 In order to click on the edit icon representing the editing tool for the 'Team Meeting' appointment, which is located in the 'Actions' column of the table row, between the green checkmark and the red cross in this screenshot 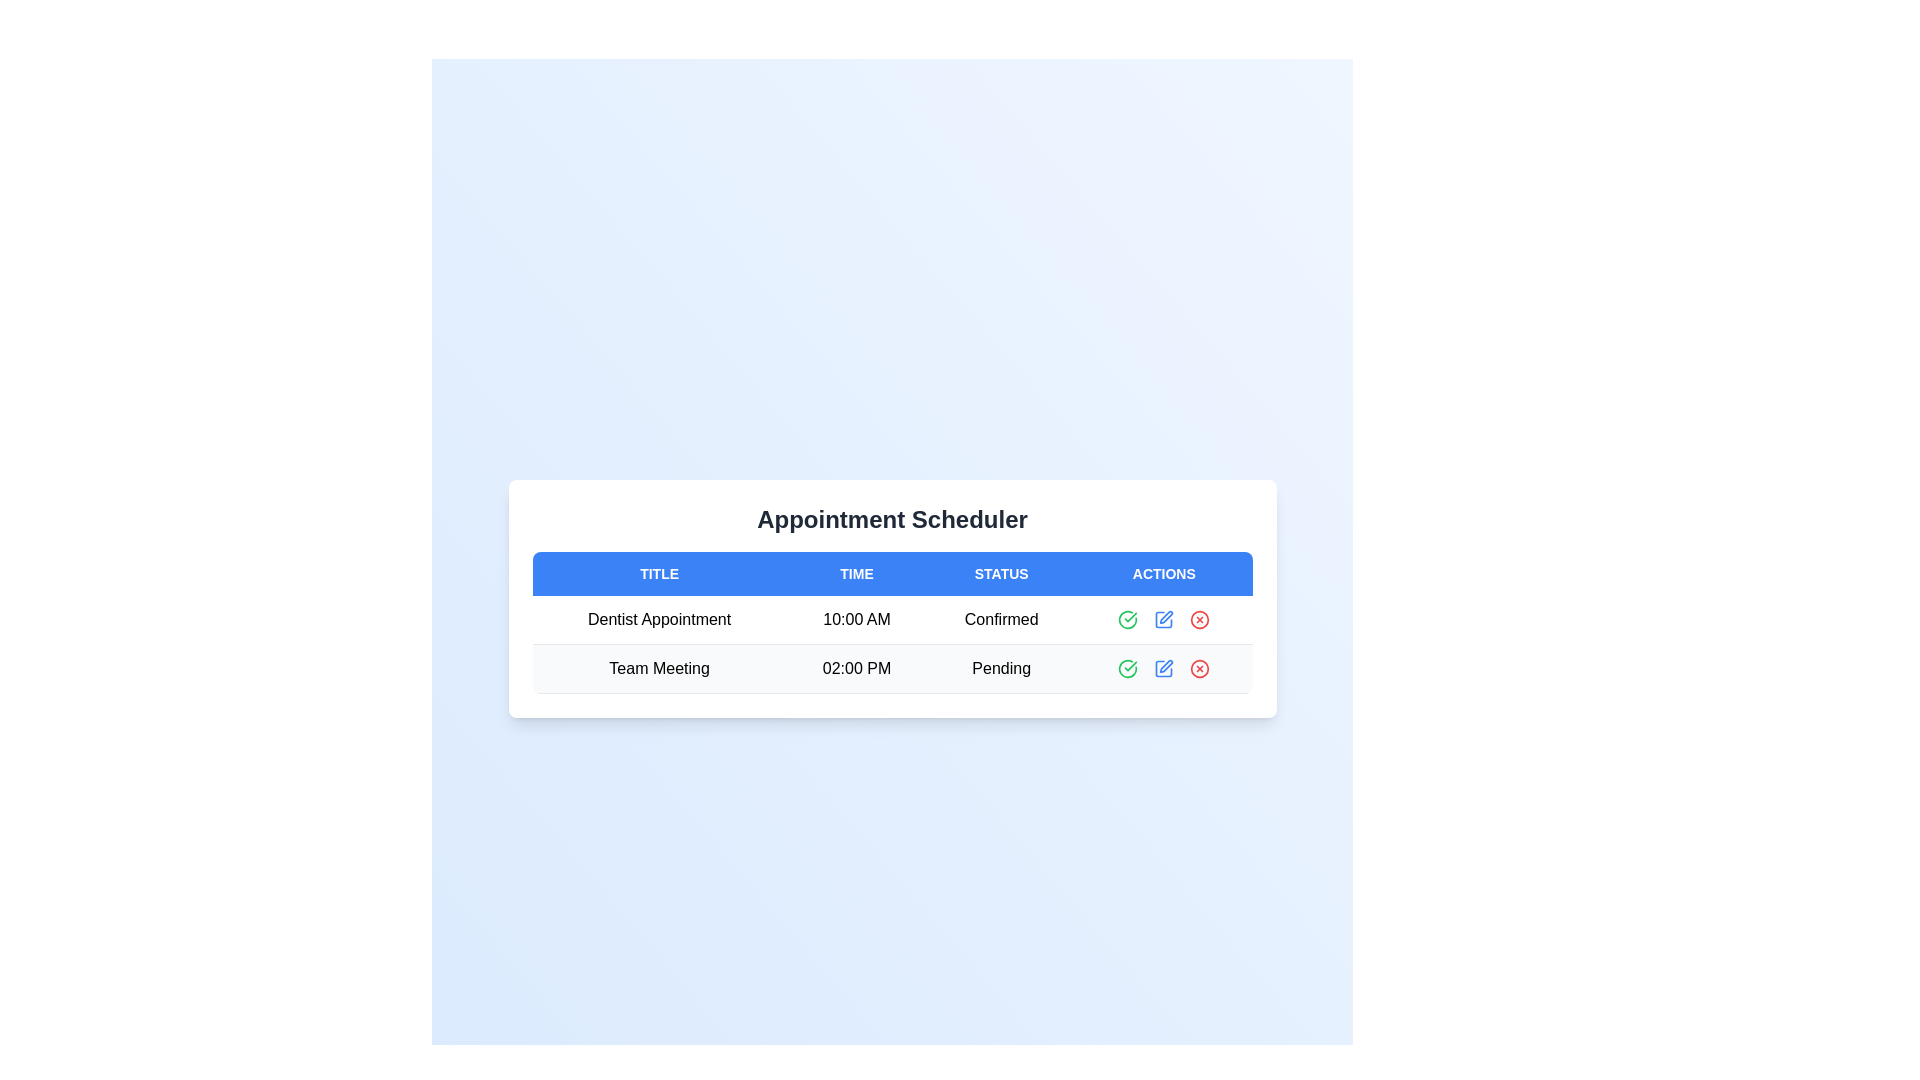, I will do `click(1166, 616)`.